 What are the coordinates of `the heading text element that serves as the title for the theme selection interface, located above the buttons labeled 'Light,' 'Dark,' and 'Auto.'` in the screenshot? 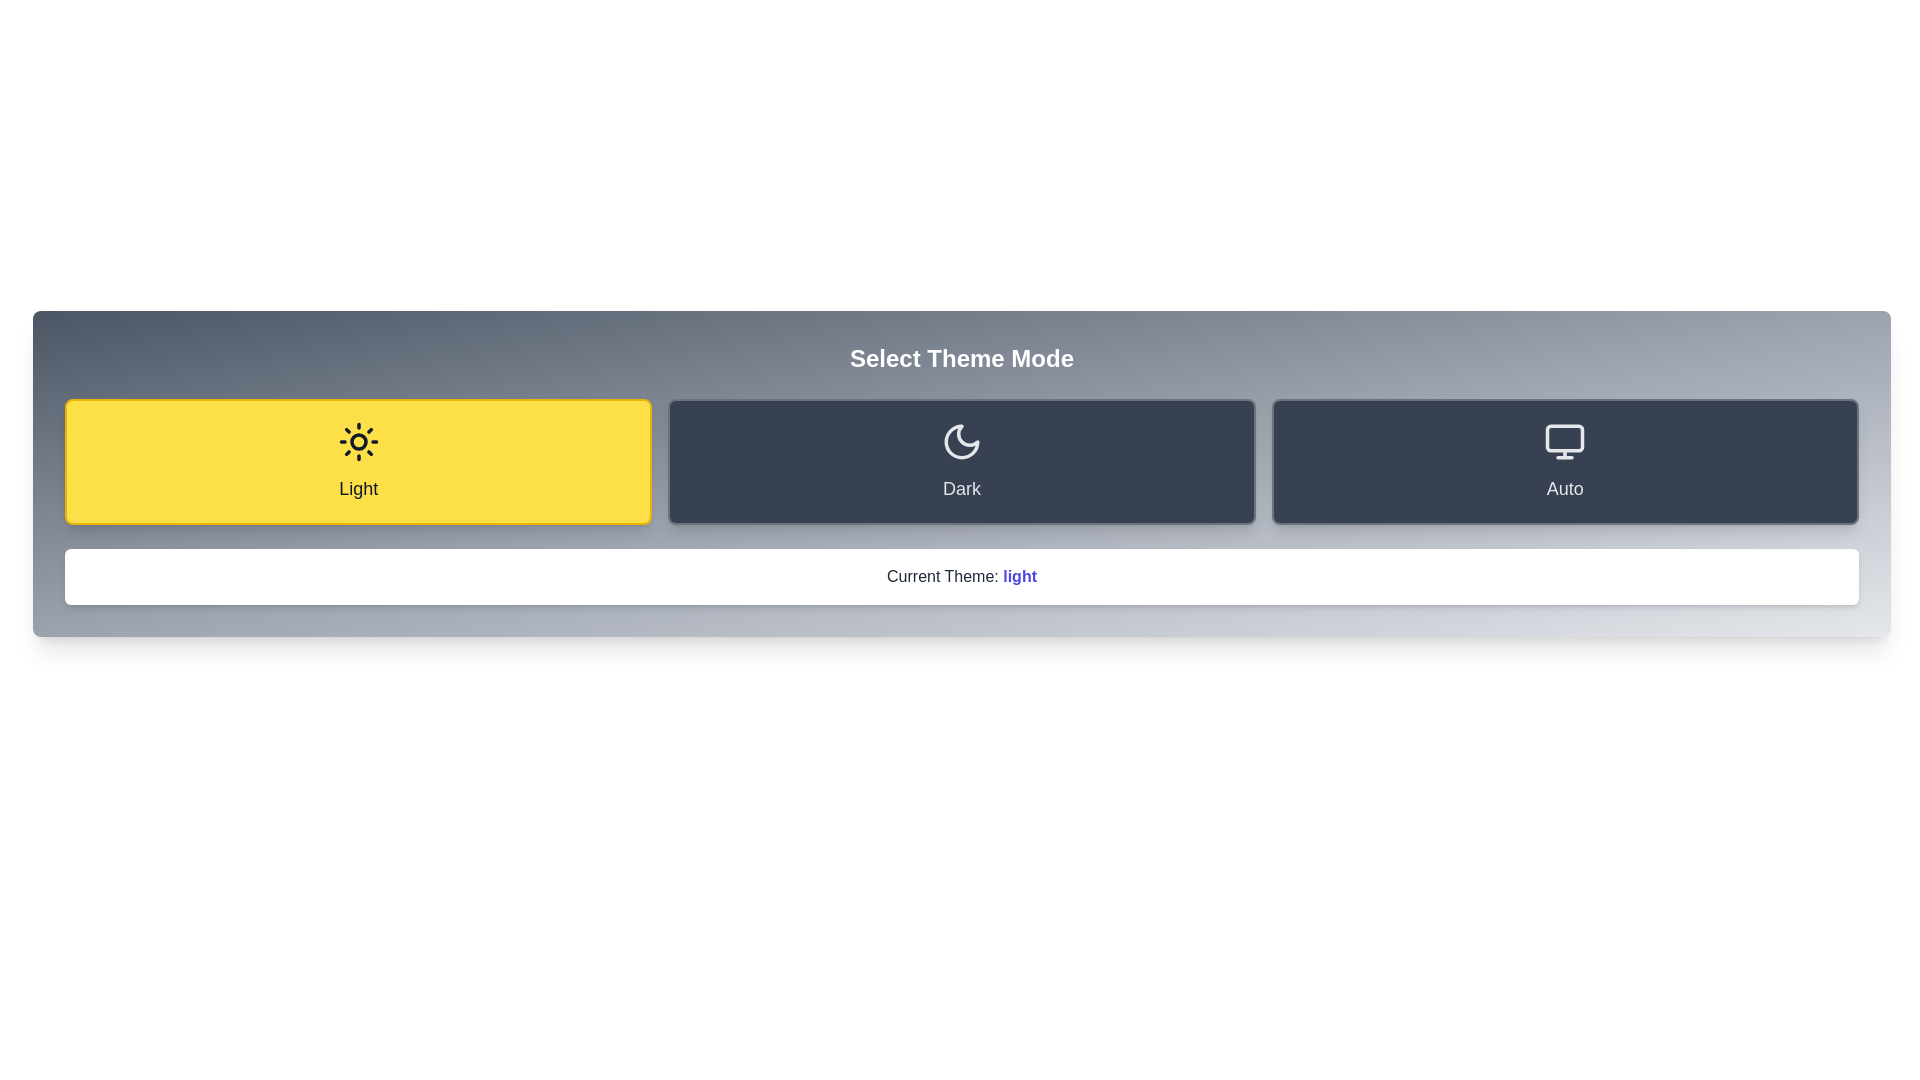 It's located at (961, 357).